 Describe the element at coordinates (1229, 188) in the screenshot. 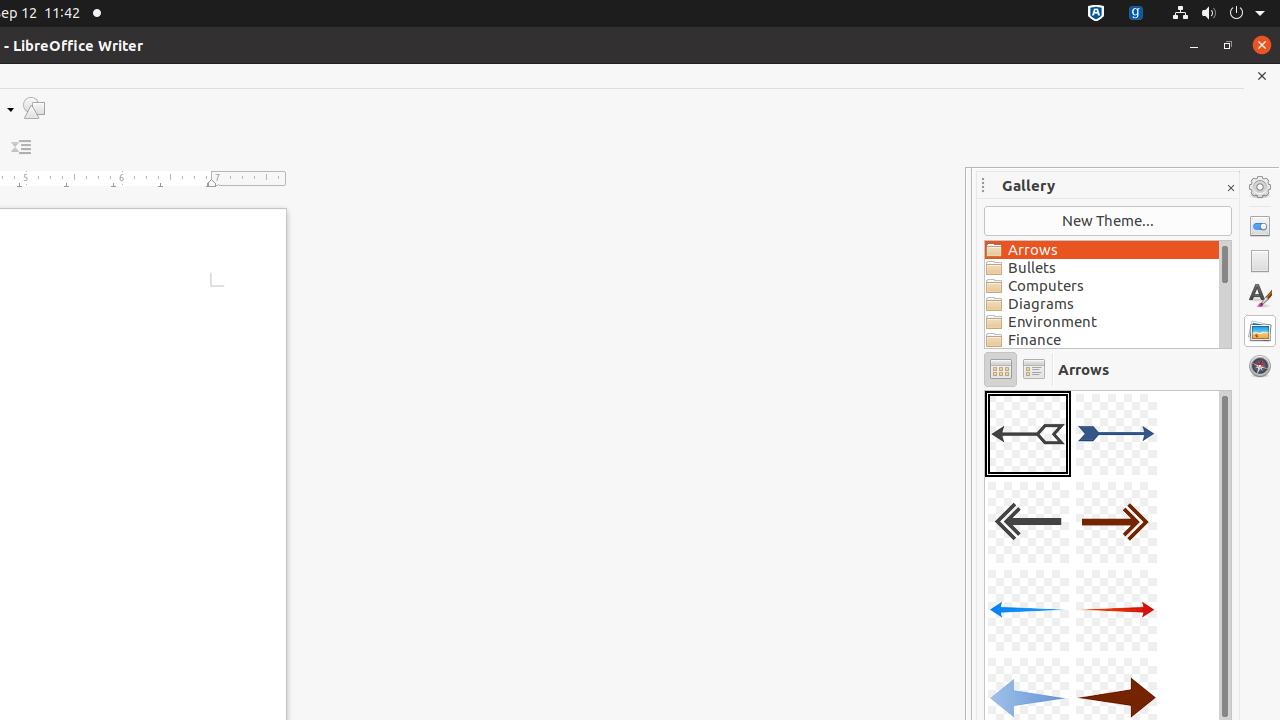

I see `'Close Sidebar Deck'` at that location.